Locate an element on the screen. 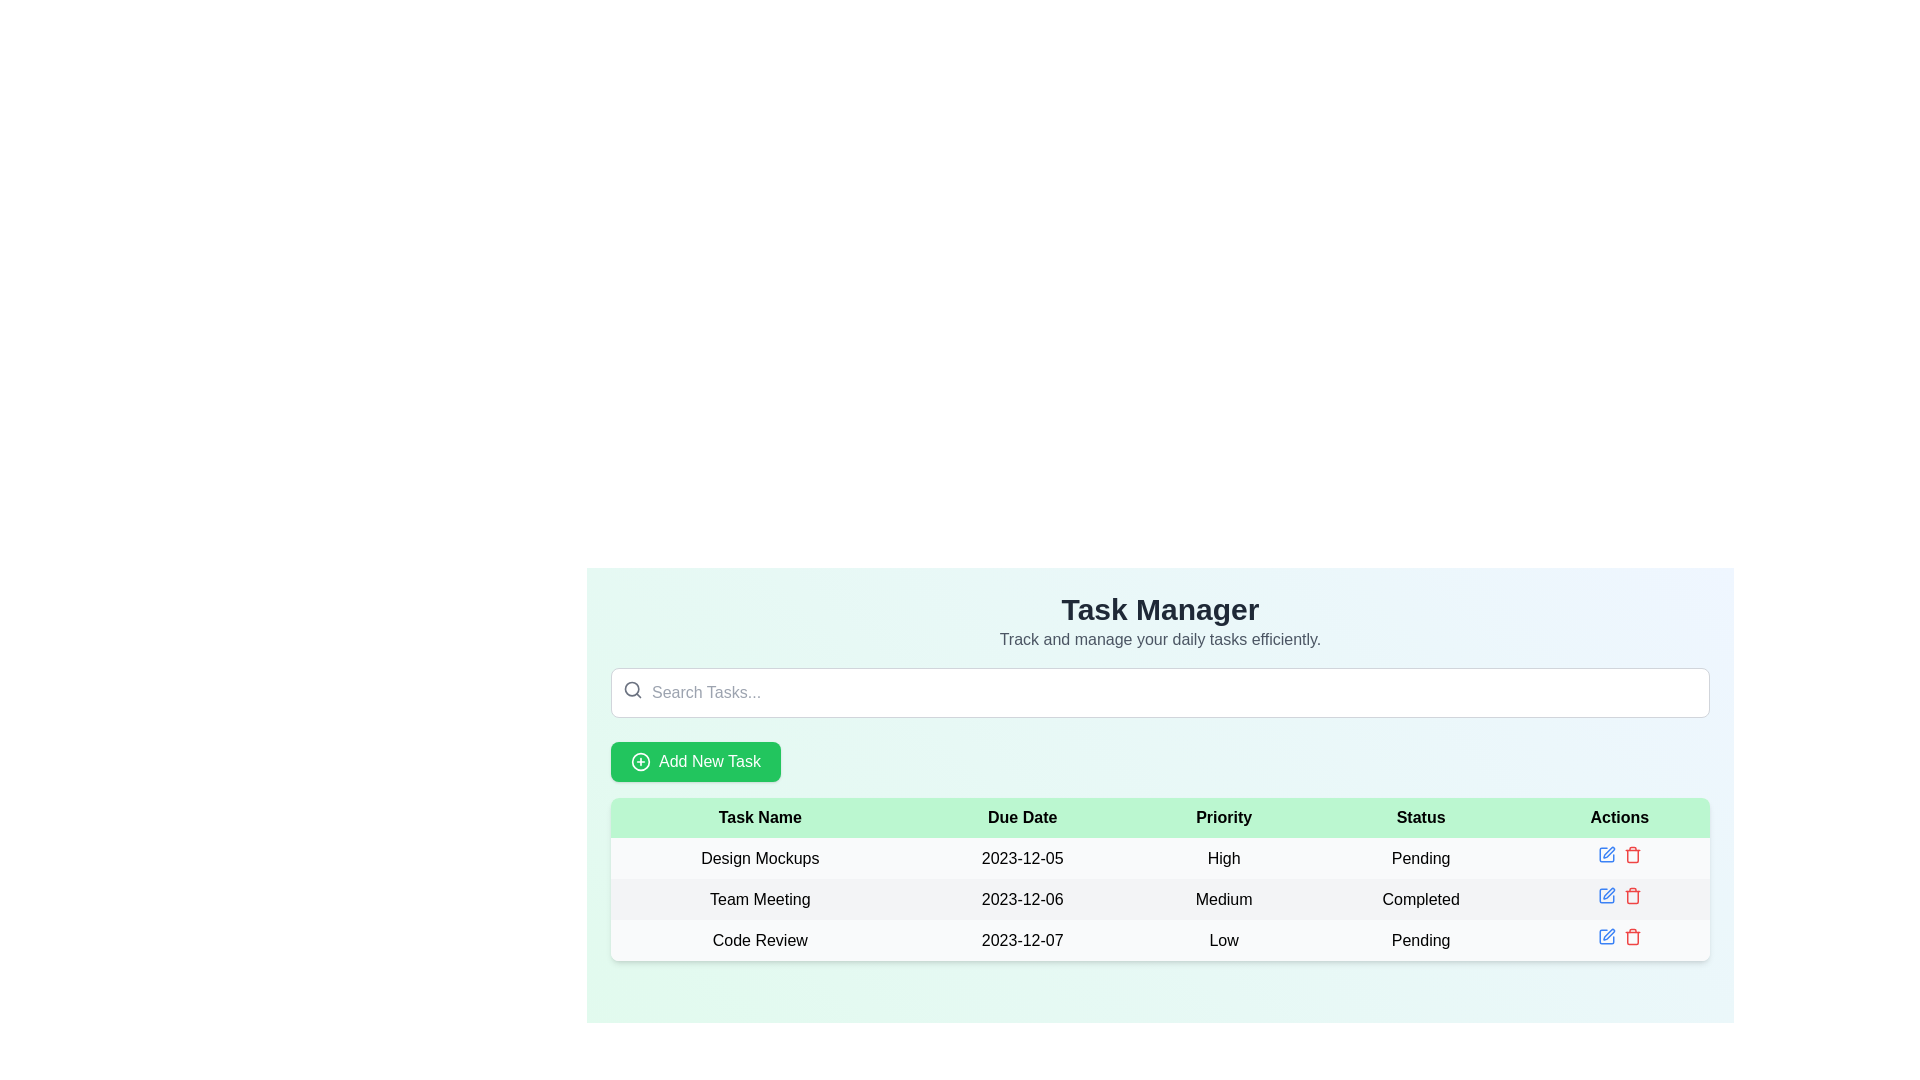 This screenshot has height=1080, width=1920. the Table Header Cell with a green background and bold text saying 'Task Name', located in the top-left corner of the table header row is located at coordinates (759, 817).